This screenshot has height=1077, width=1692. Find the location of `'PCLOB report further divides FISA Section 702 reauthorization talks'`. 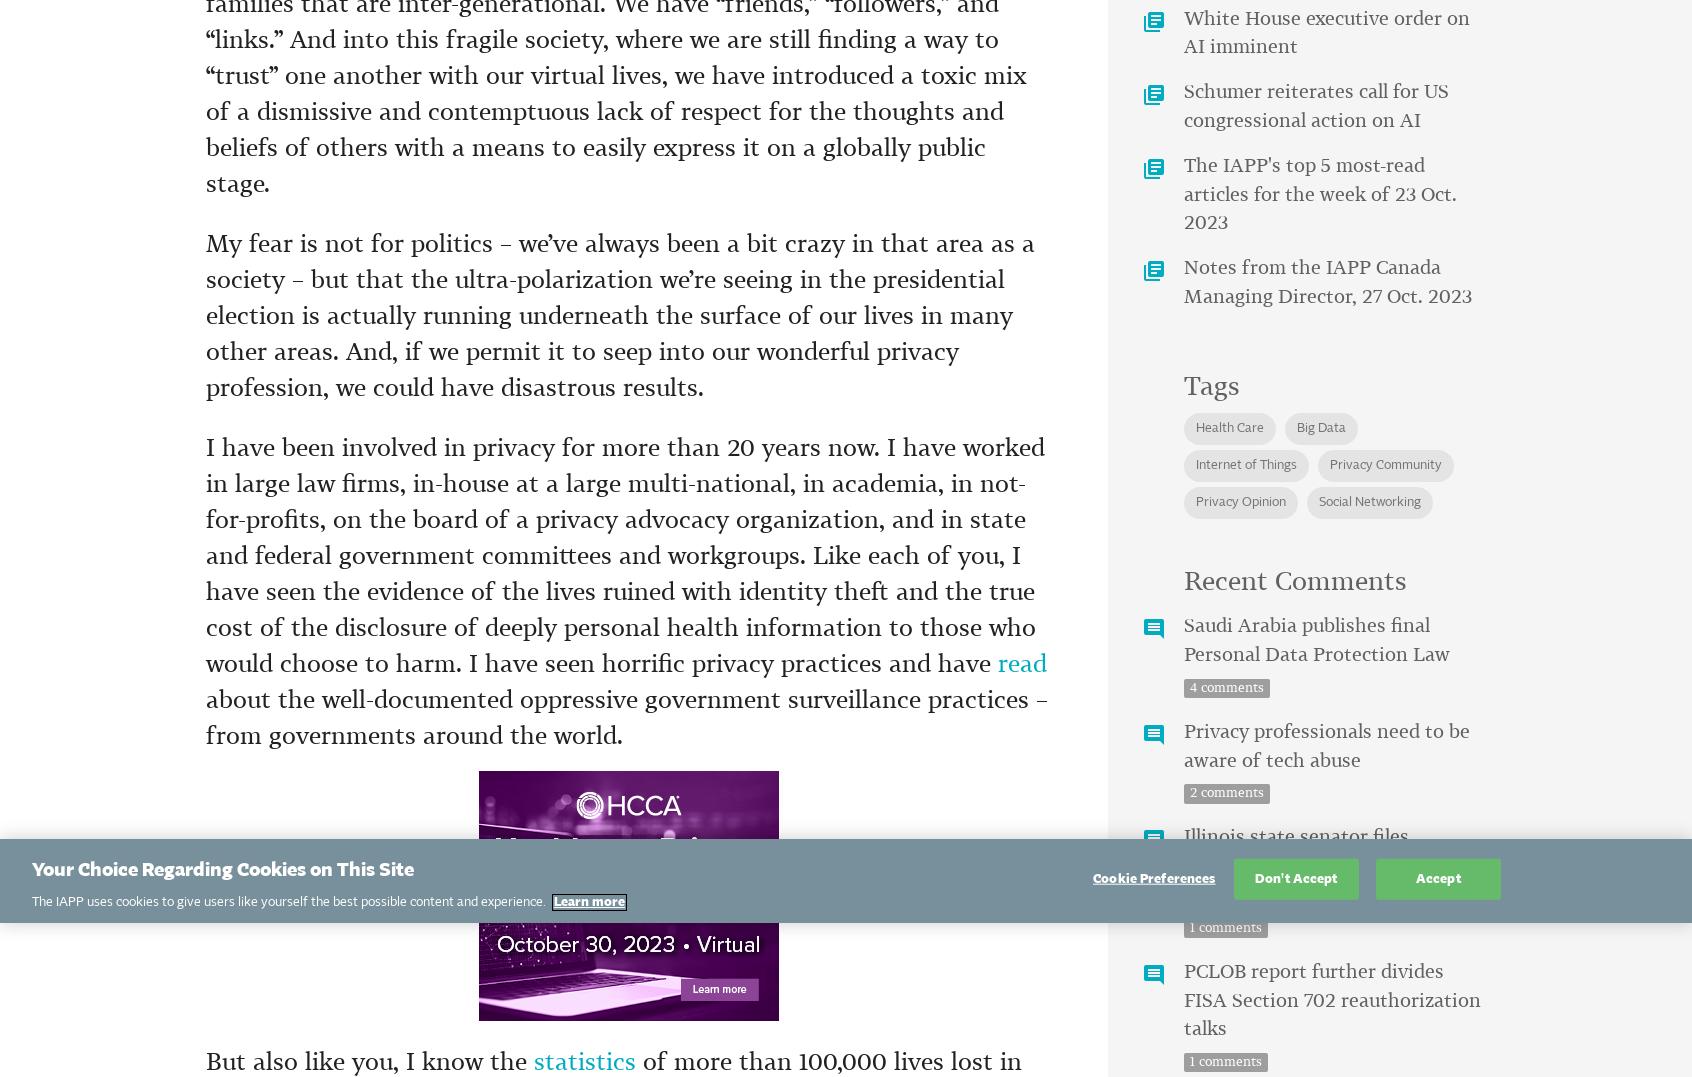

'PCLOB report further divides FISA Section 702 reauthorization talks' is located at coordinates (1330, 999).